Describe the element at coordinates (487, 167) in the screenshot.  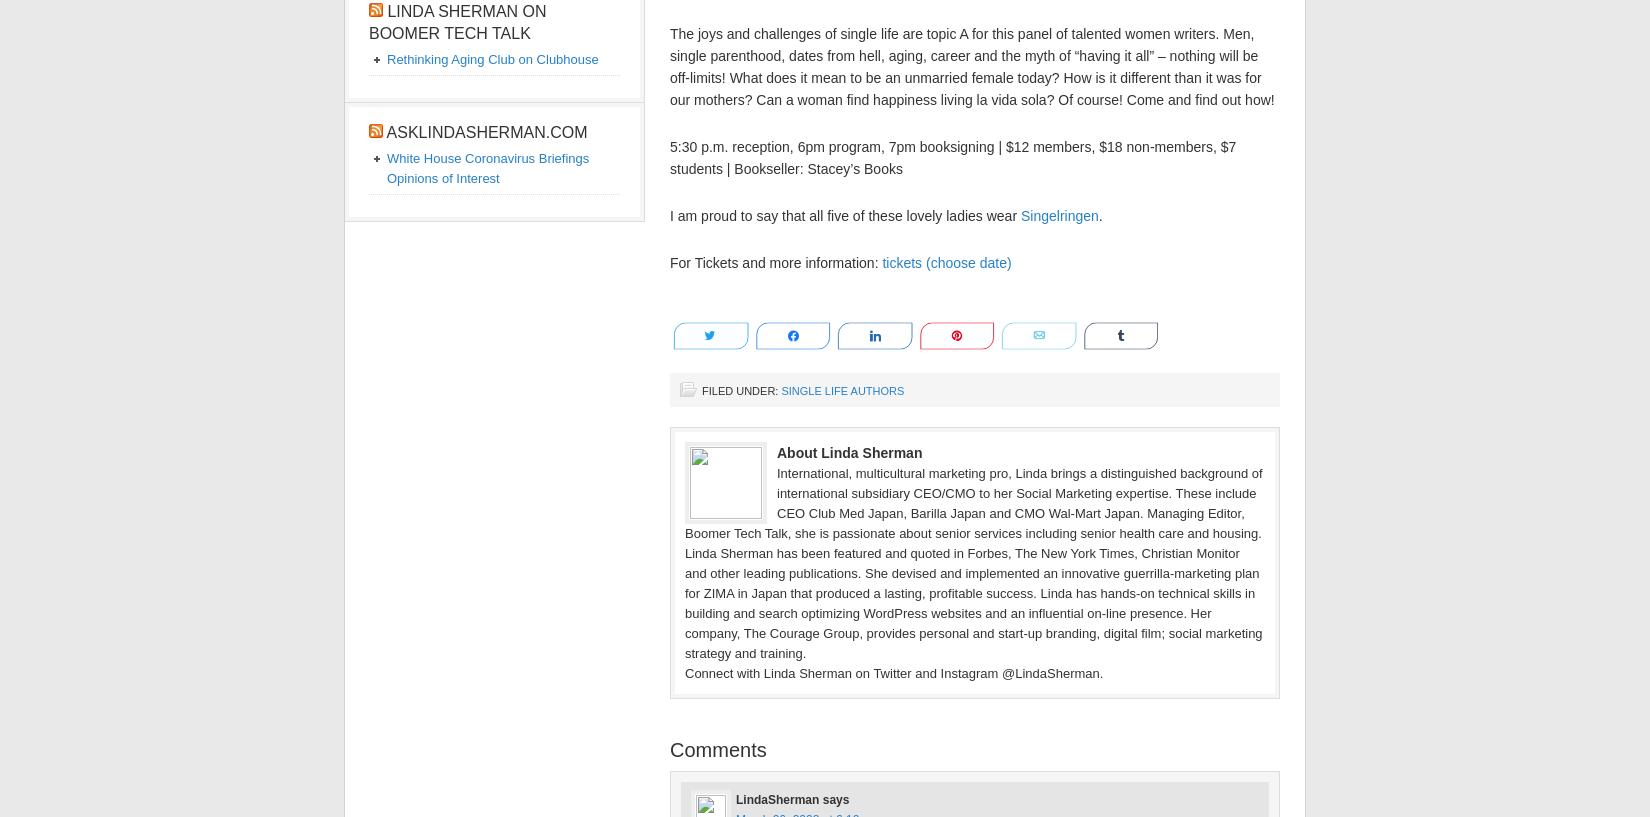
I see `'White House Coronavirus Briefings Opinions of Interest'` at that location.